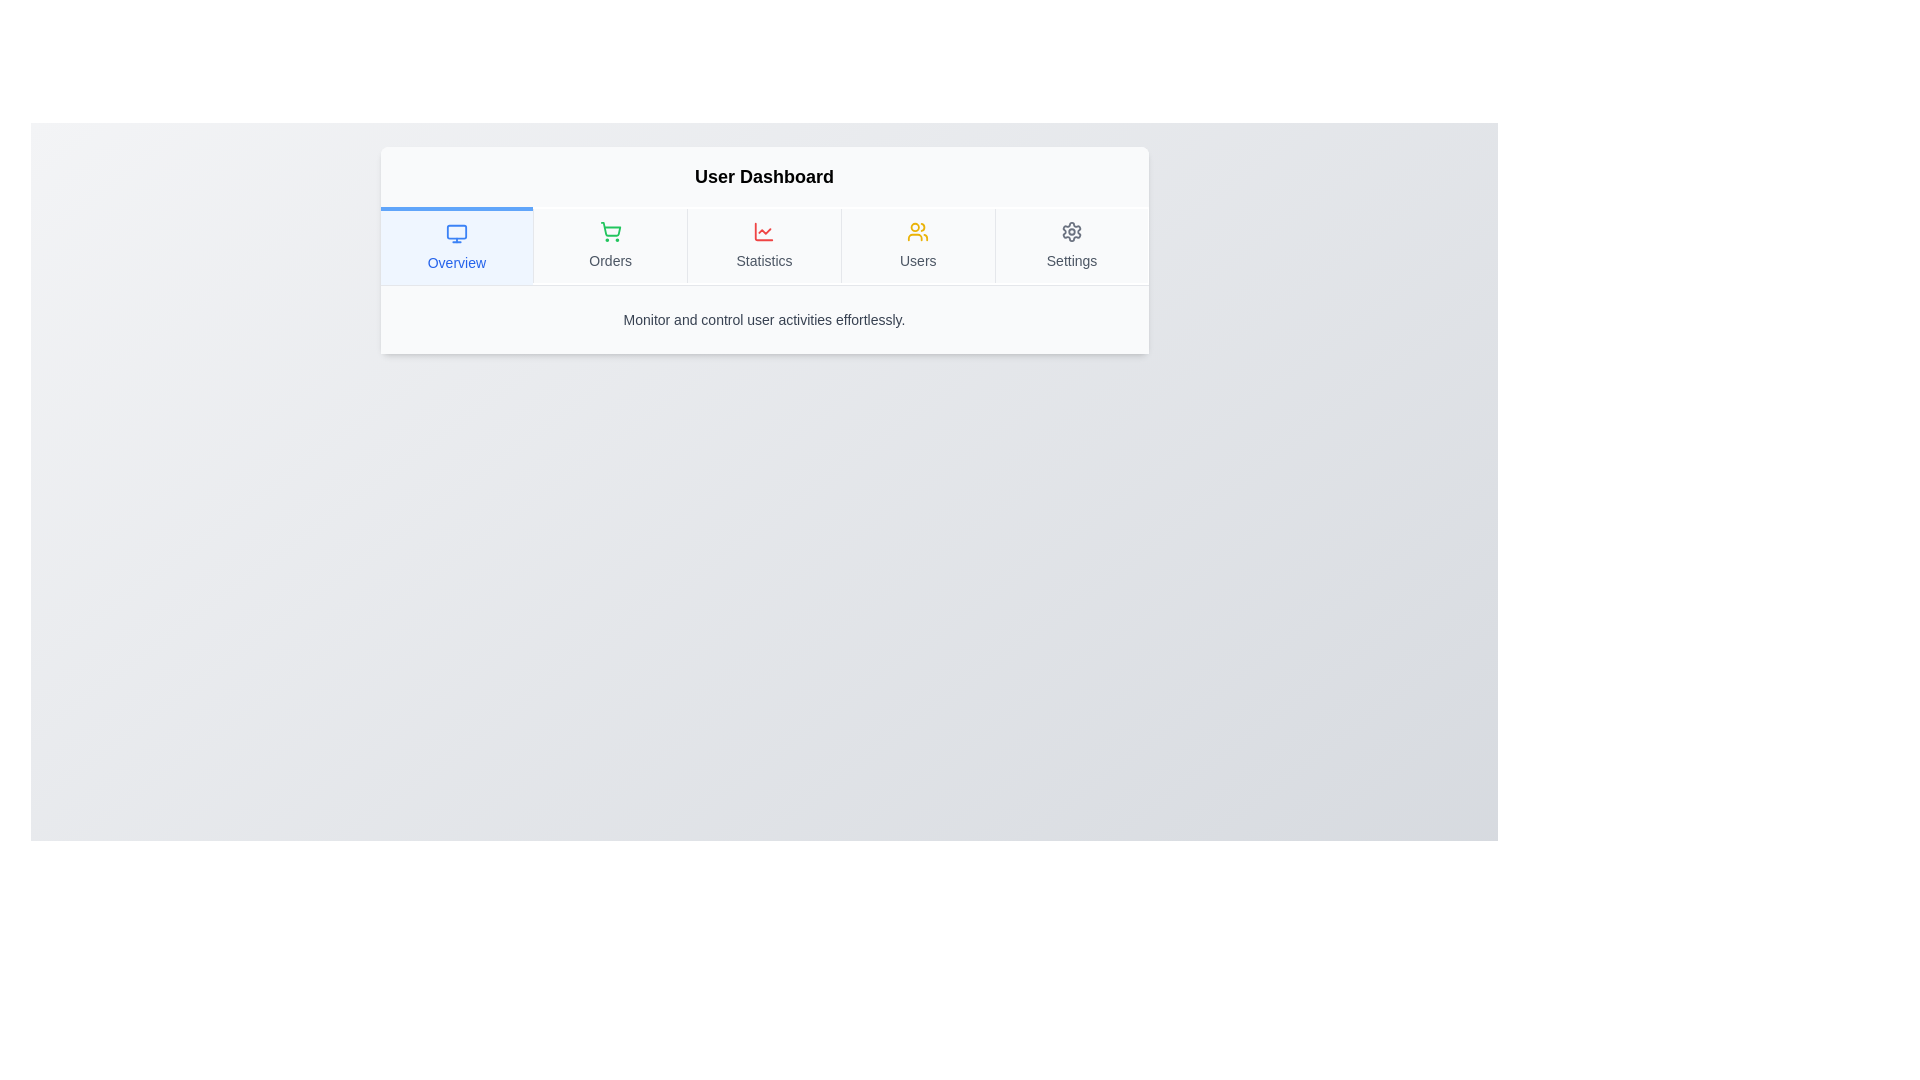  What do you see at coordinates (763, 176) in the screenshot?
I see `the Text label that serves as the primary title or context for the content beneath it, located above the navigation bar` at bounding box center [763, 176].